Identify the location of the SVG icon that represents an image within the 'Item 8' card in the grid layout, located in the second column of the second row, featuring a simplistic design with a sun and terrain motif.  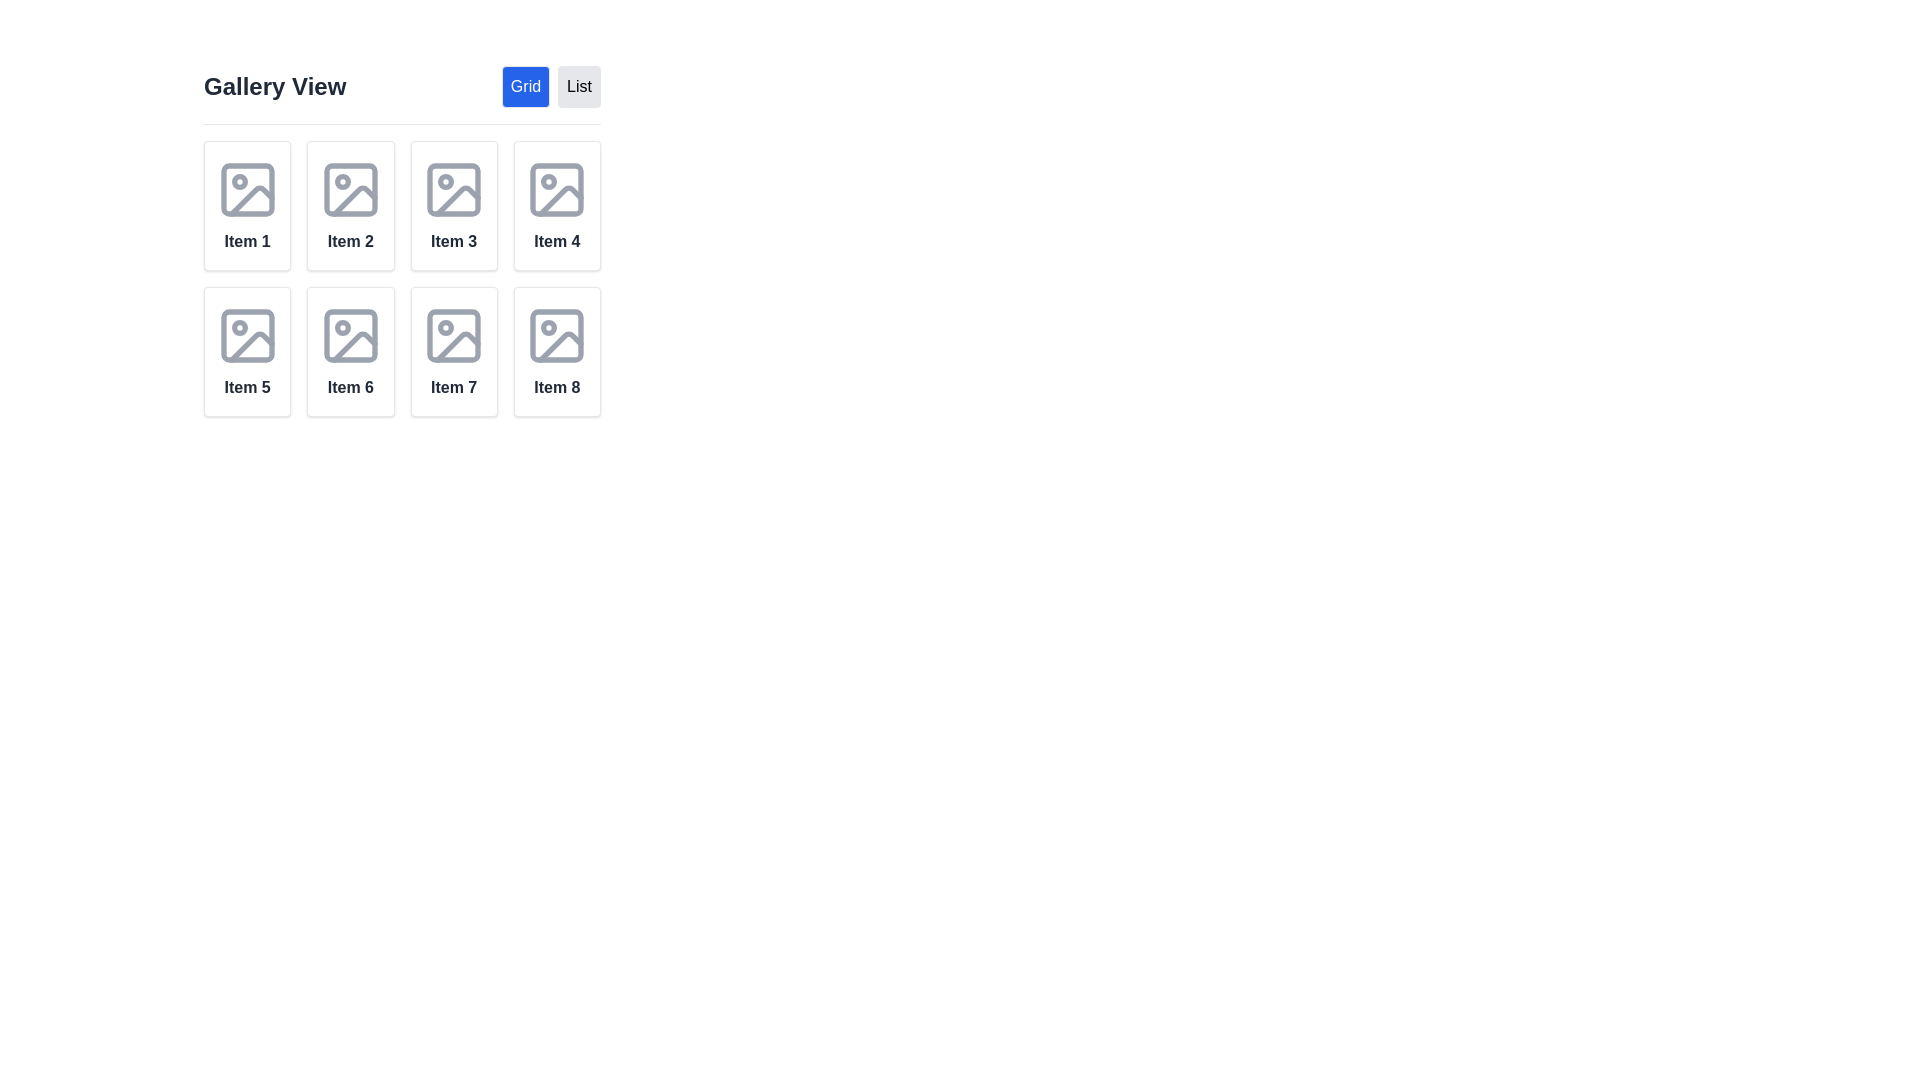
(557, 334).